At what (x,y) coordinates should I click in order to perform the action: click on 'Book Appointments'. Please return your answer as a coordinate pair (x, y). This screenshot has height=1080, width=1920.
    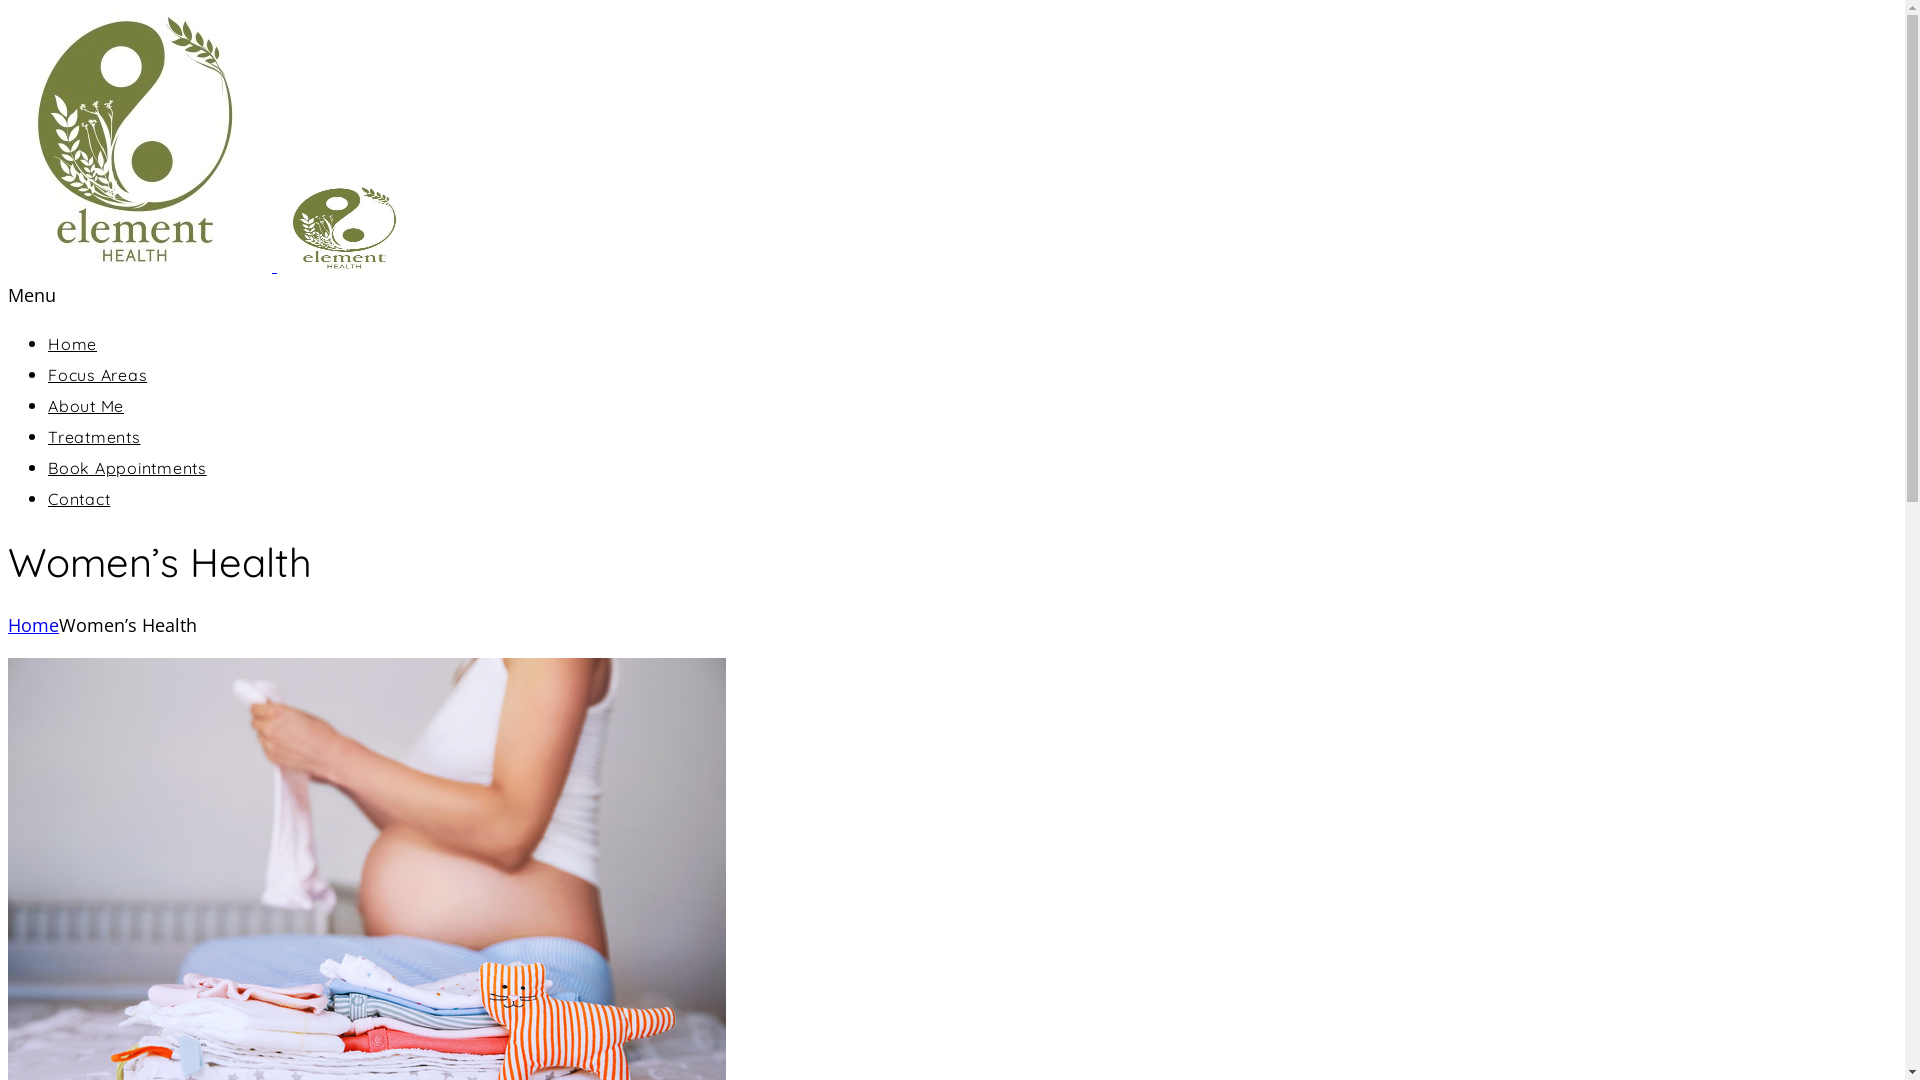
    Looking at the image, I should click on (126, 467).